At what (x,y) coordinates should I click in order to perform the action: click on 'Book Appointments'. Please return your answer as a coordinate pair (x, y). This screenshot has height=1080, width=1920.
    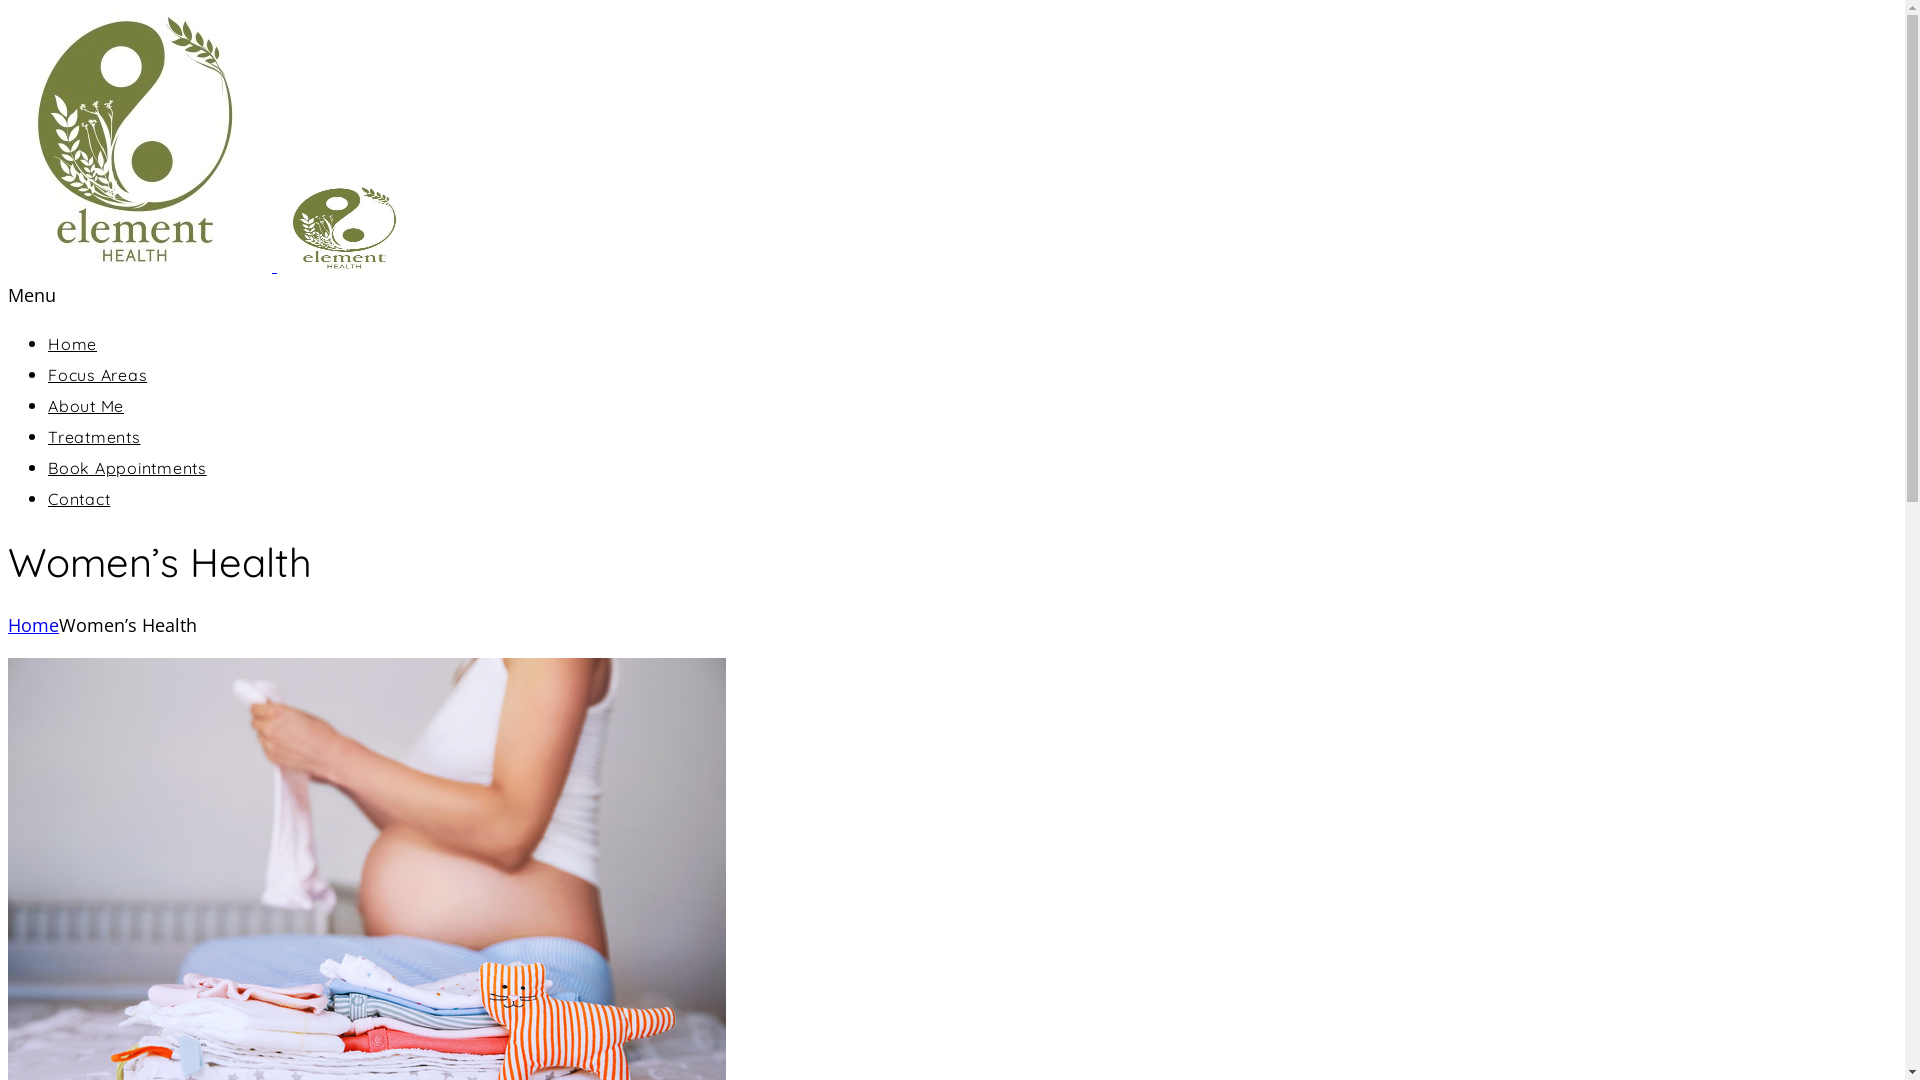
    Looking at the image, I should click on (126, 467).